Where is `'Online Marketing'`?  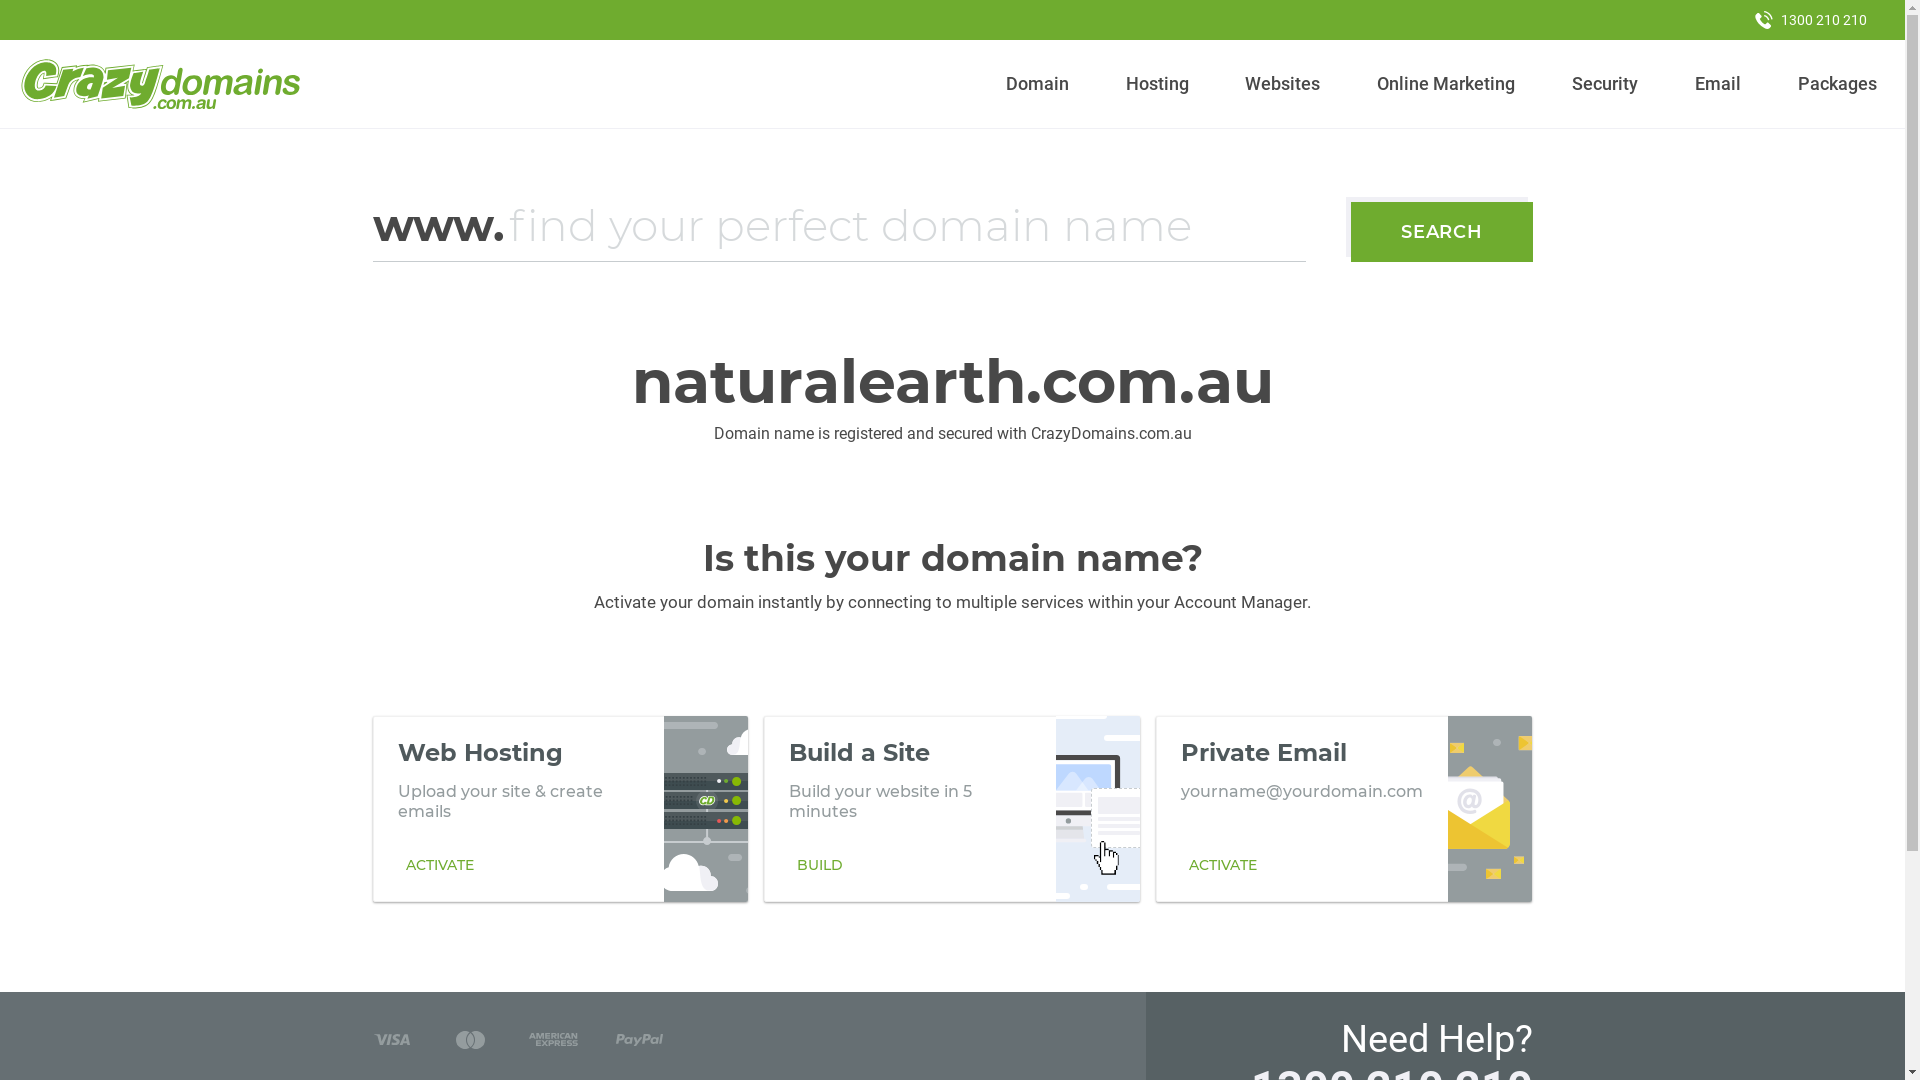
'Online Marketing' is located at coordinates (1446, 83).